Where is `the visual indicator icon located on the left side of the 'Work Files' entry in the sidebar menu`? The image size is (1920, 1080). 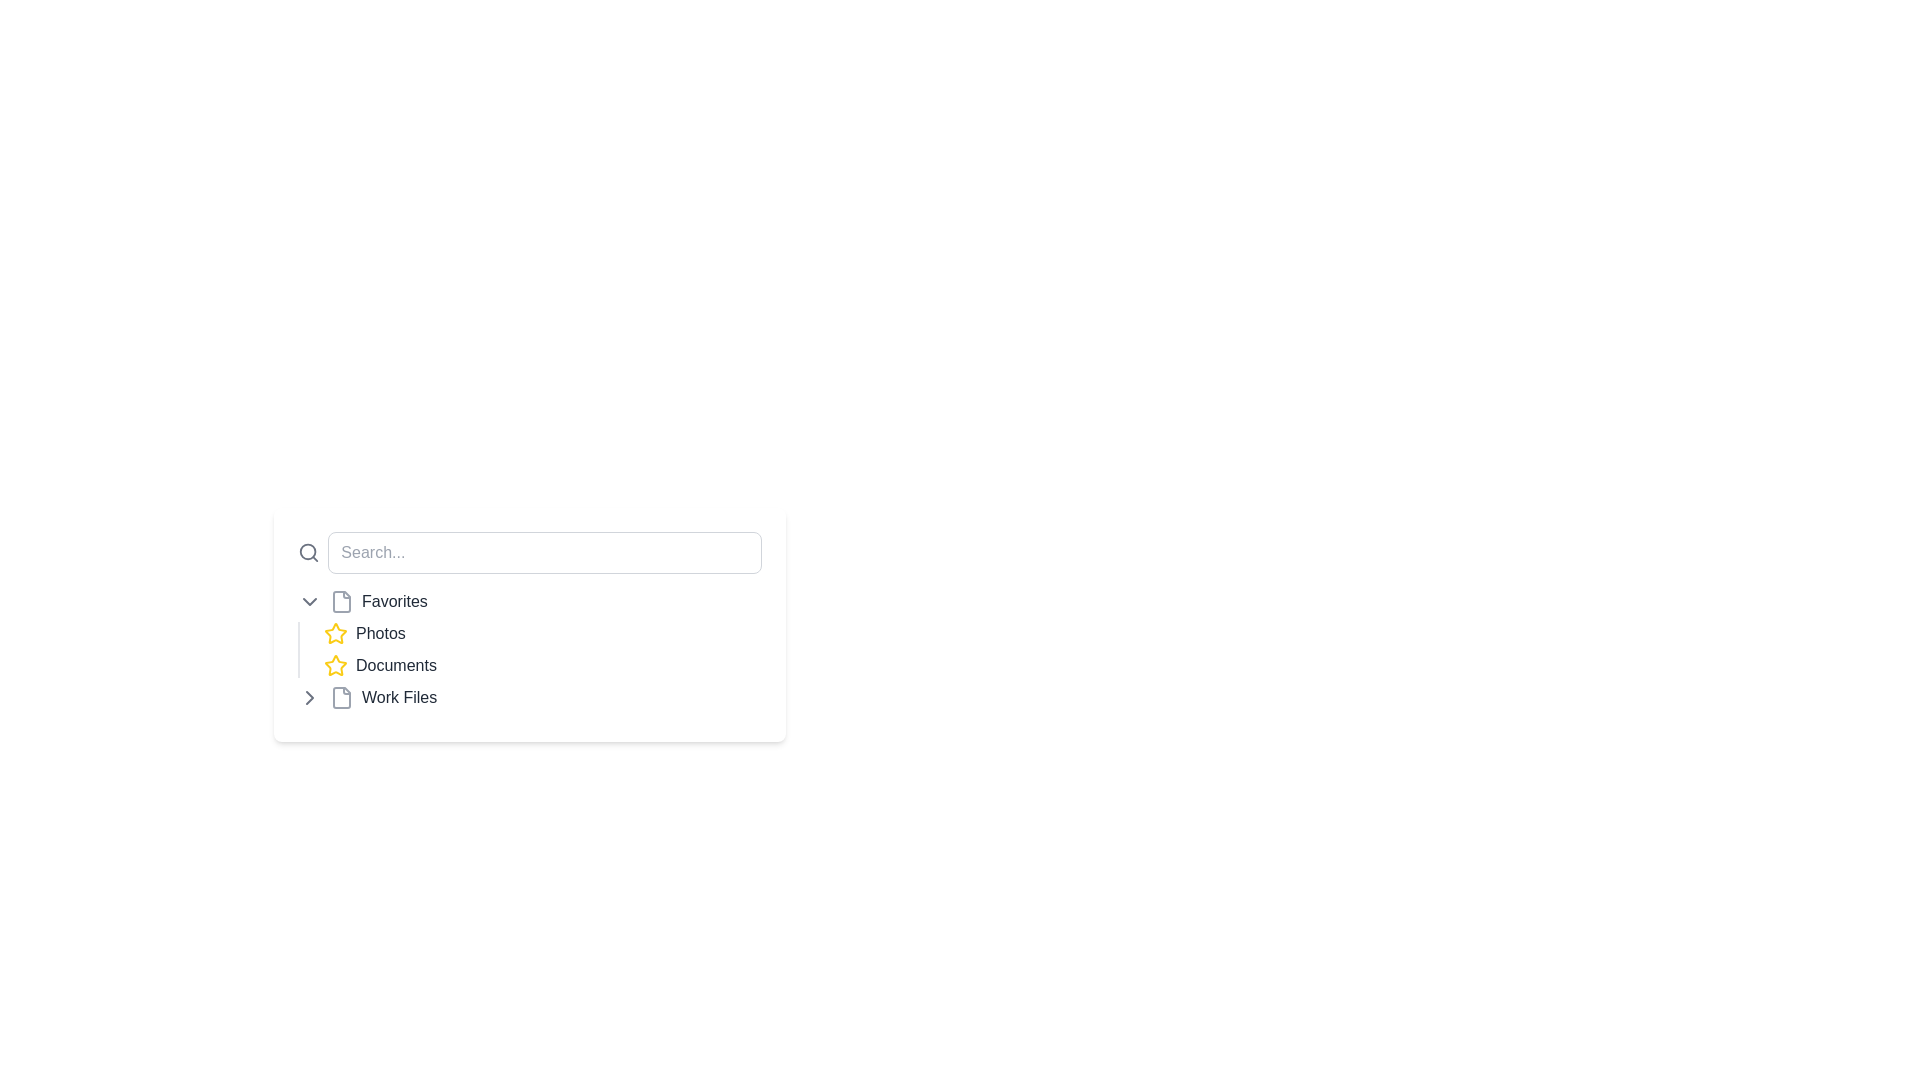
the visual indicator icon located on the left side of the 'Work Files' entry in the sidebar menu is located at coordinates (309, 697).